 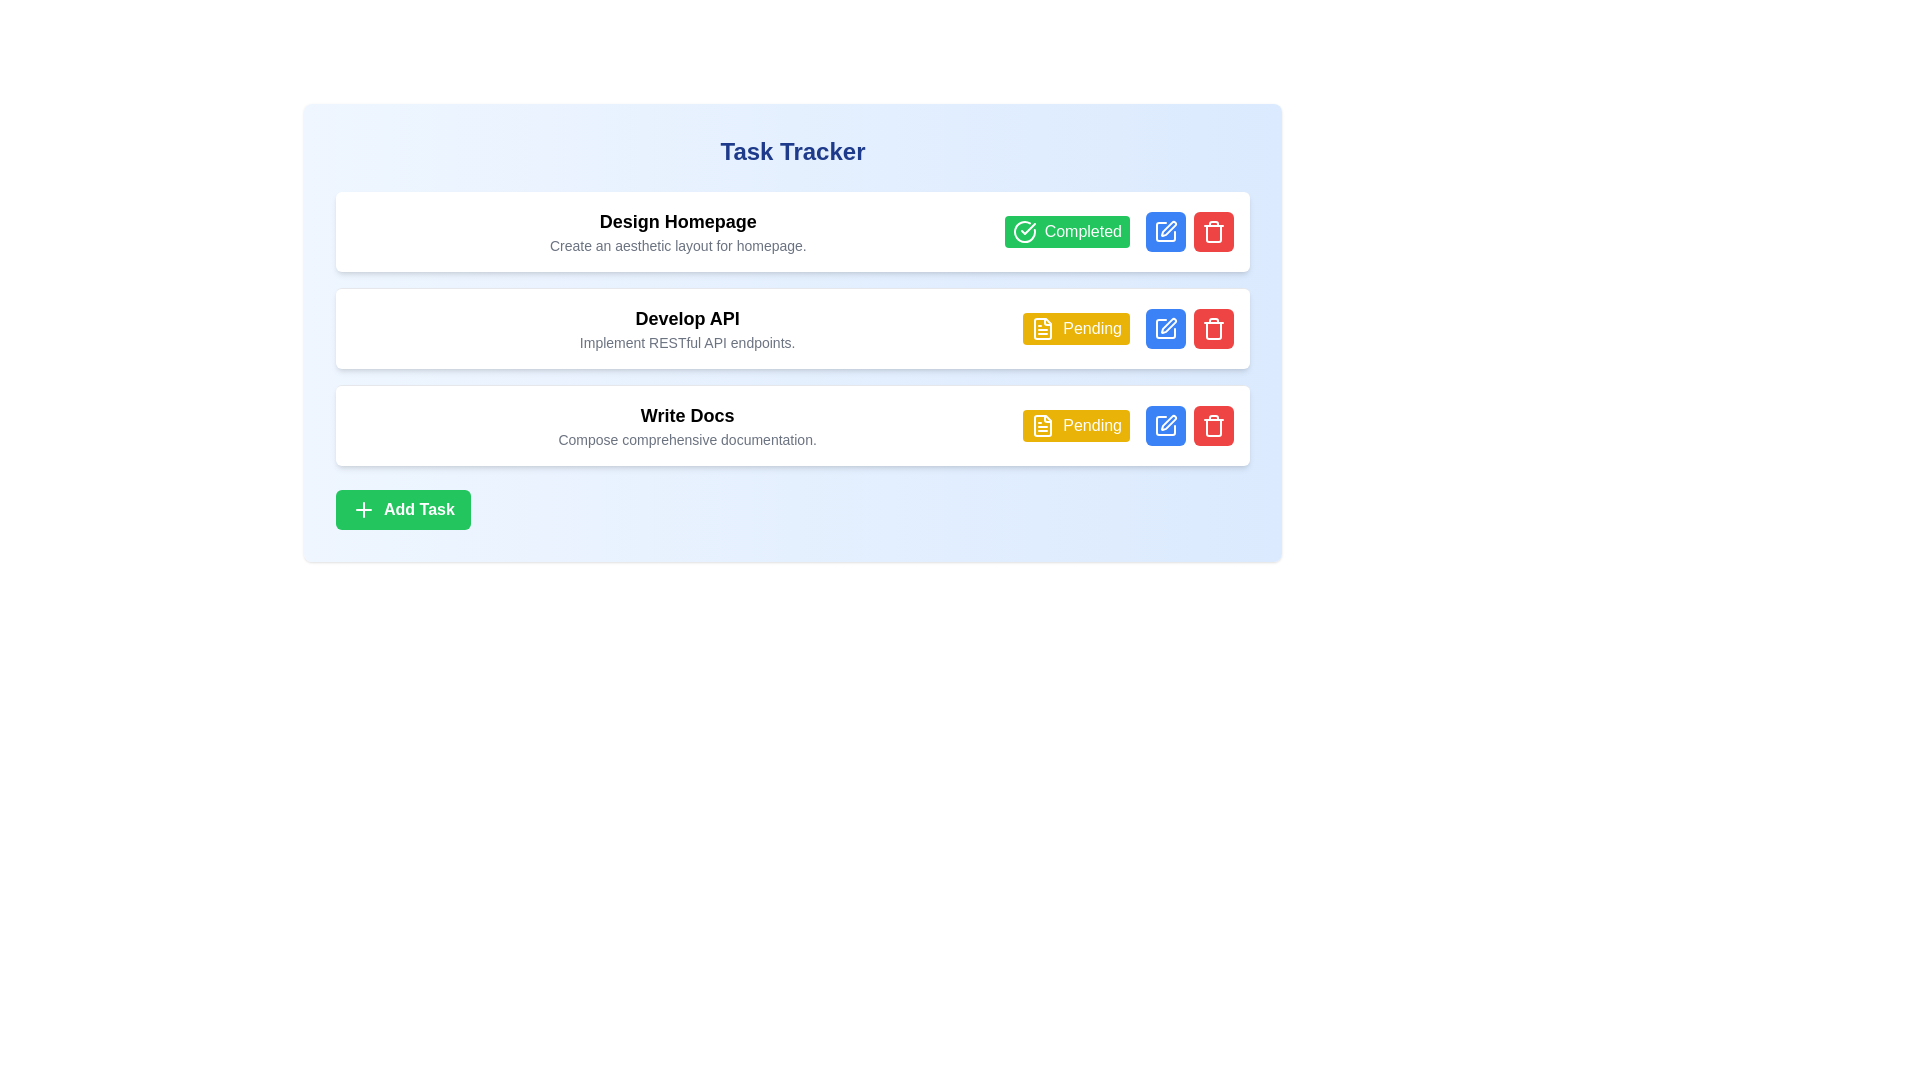 I want to click on the document icon with a thin yellow outline located in the 'Write Docs' row to the left of the 'Pending' status text, so click(x=1042, y=424).